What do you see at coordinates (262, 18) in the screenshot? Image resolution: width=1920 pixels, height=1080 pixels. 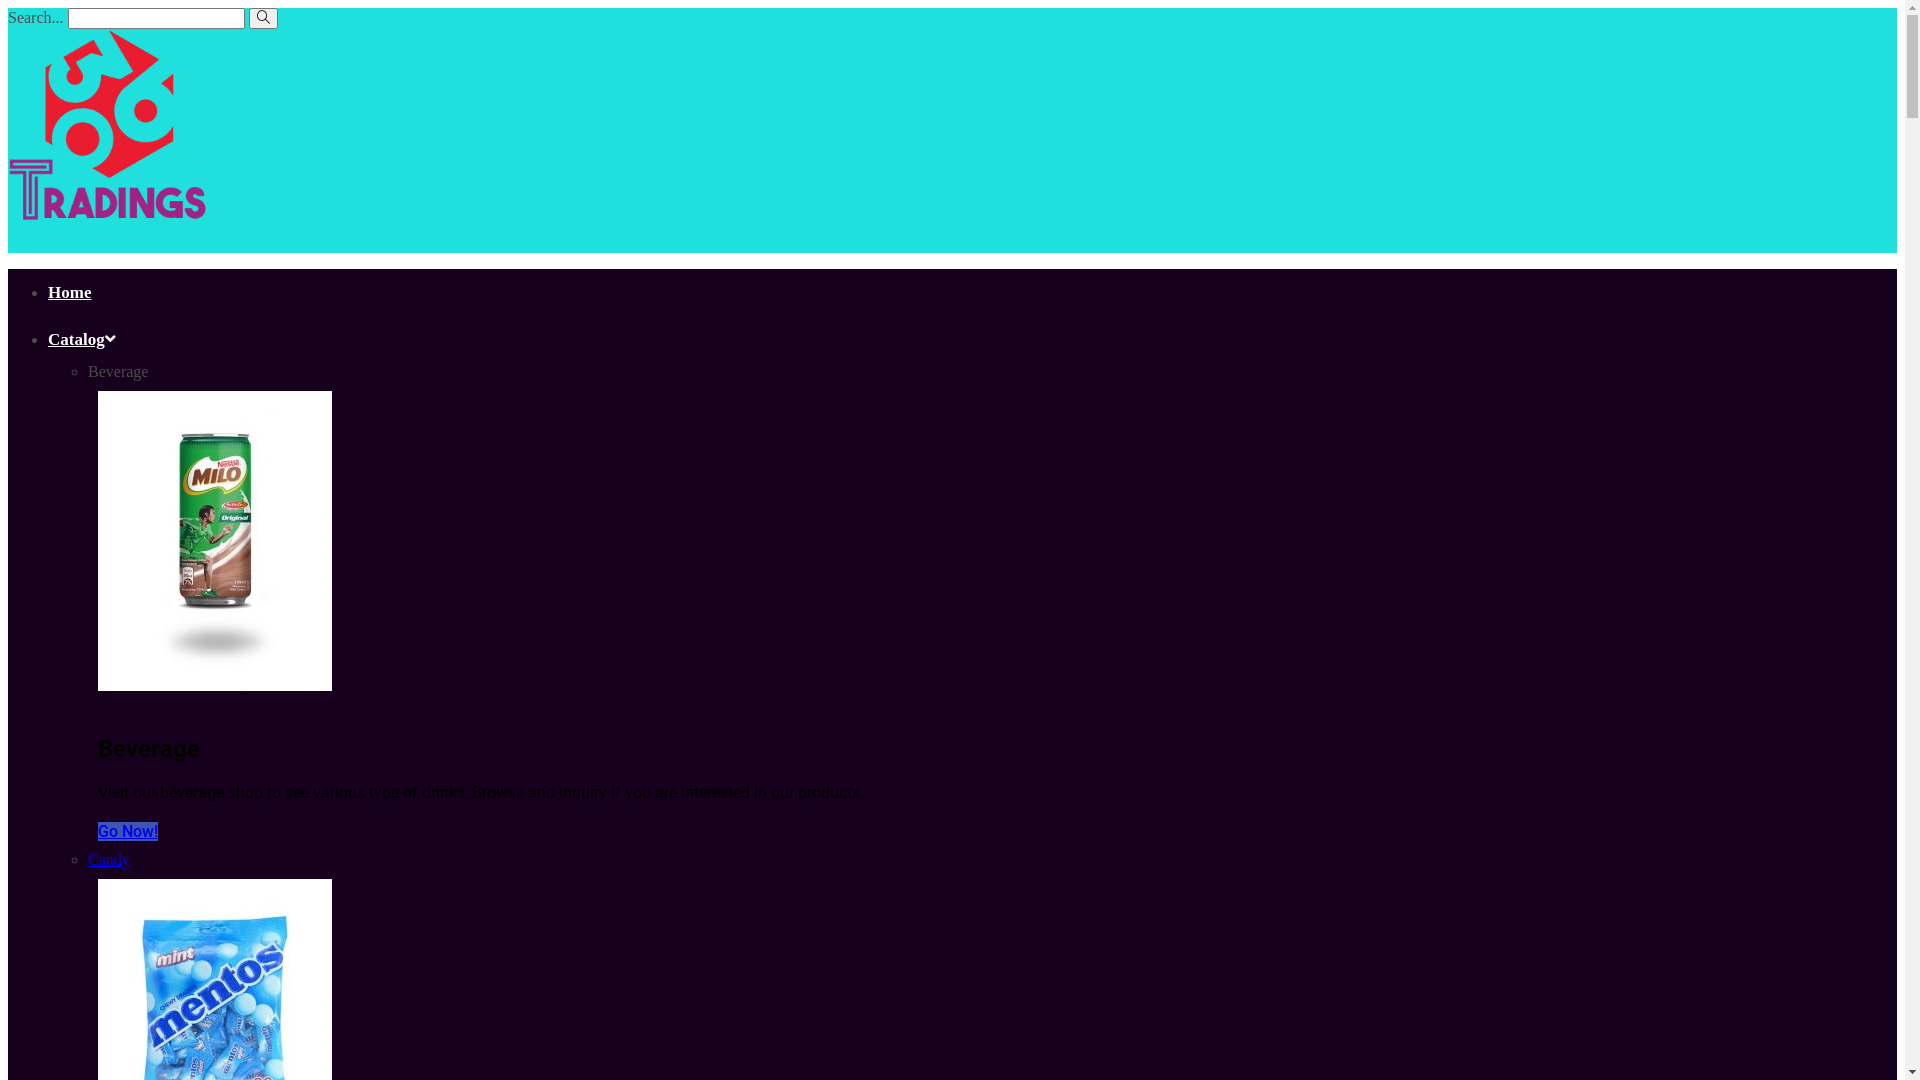 I see `'Submit search'` at bounding box center [262, 18].